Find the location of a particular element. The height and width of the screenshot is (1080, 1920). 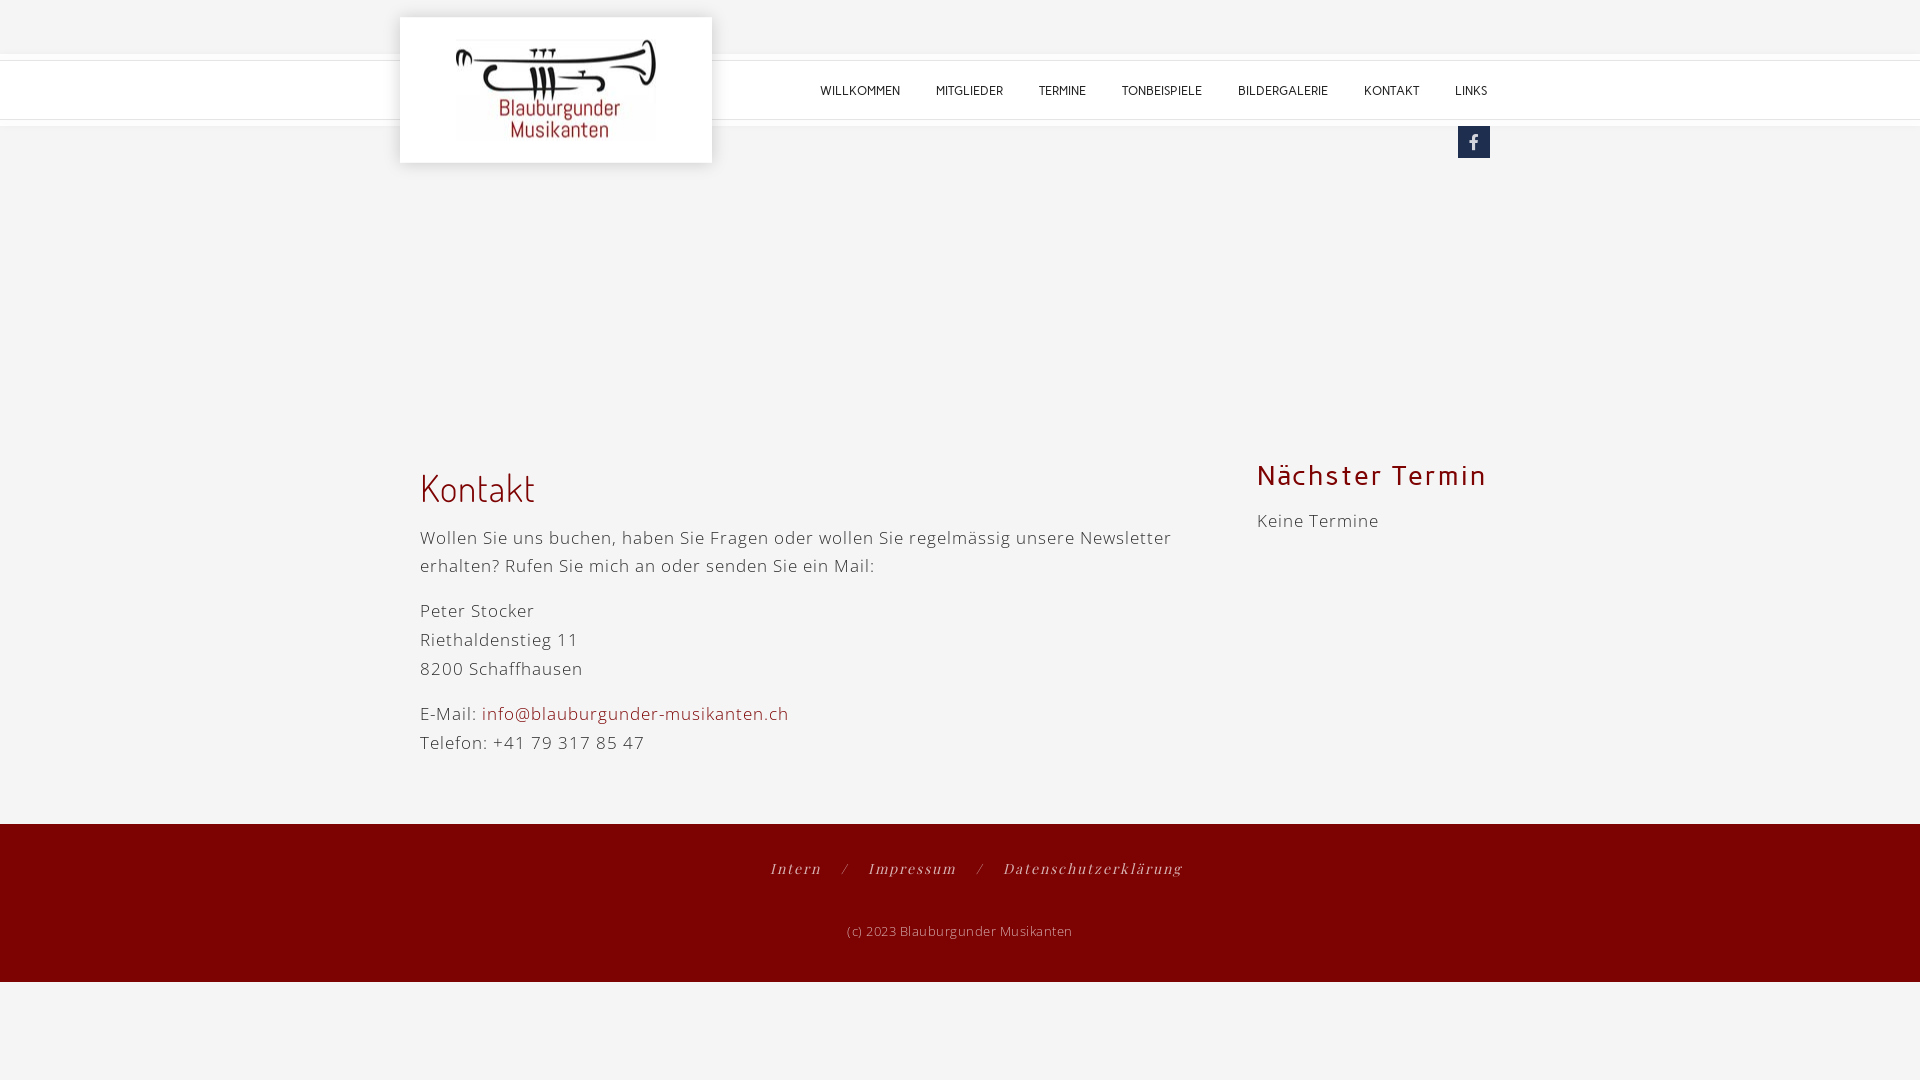

'WILLKOMMEN' is located at coordinates (859, 88).